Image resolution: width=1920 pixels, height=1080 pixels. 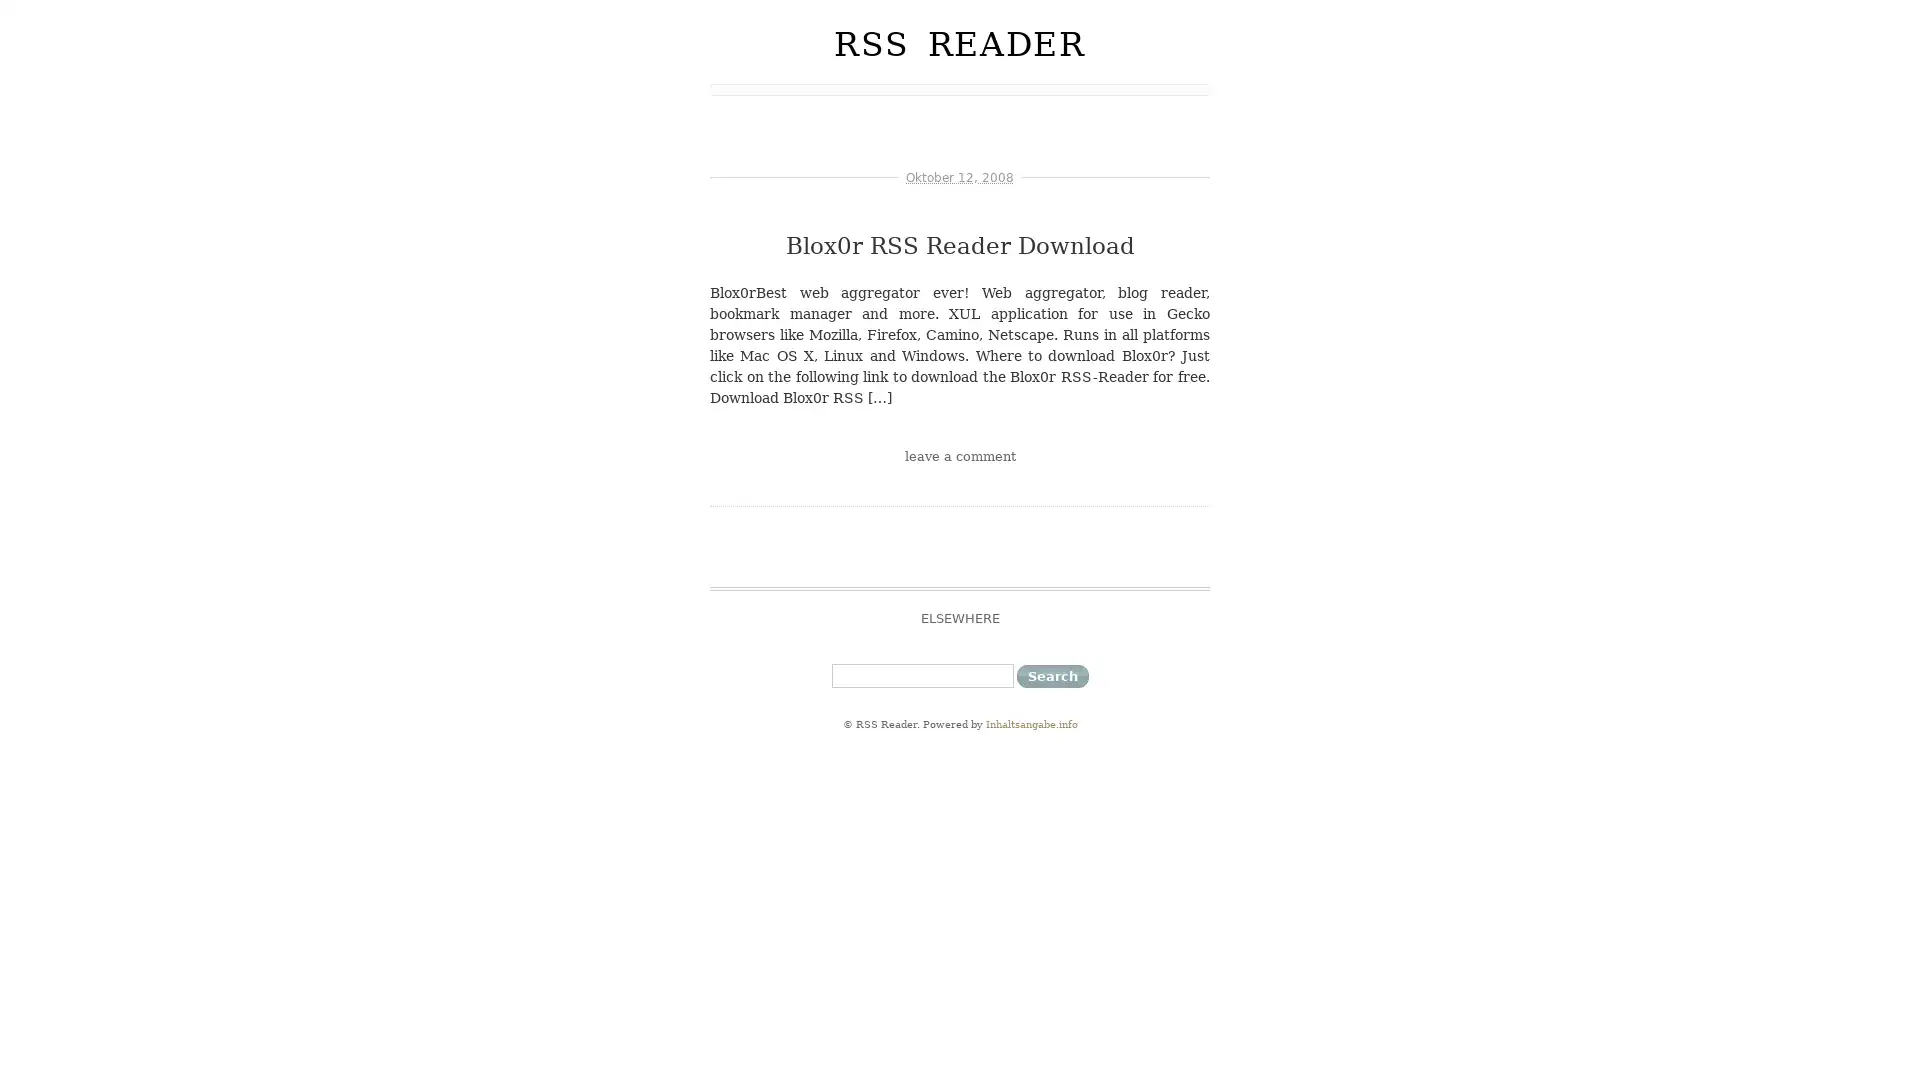 I want to click on Search, so click(x=1050, y=675).